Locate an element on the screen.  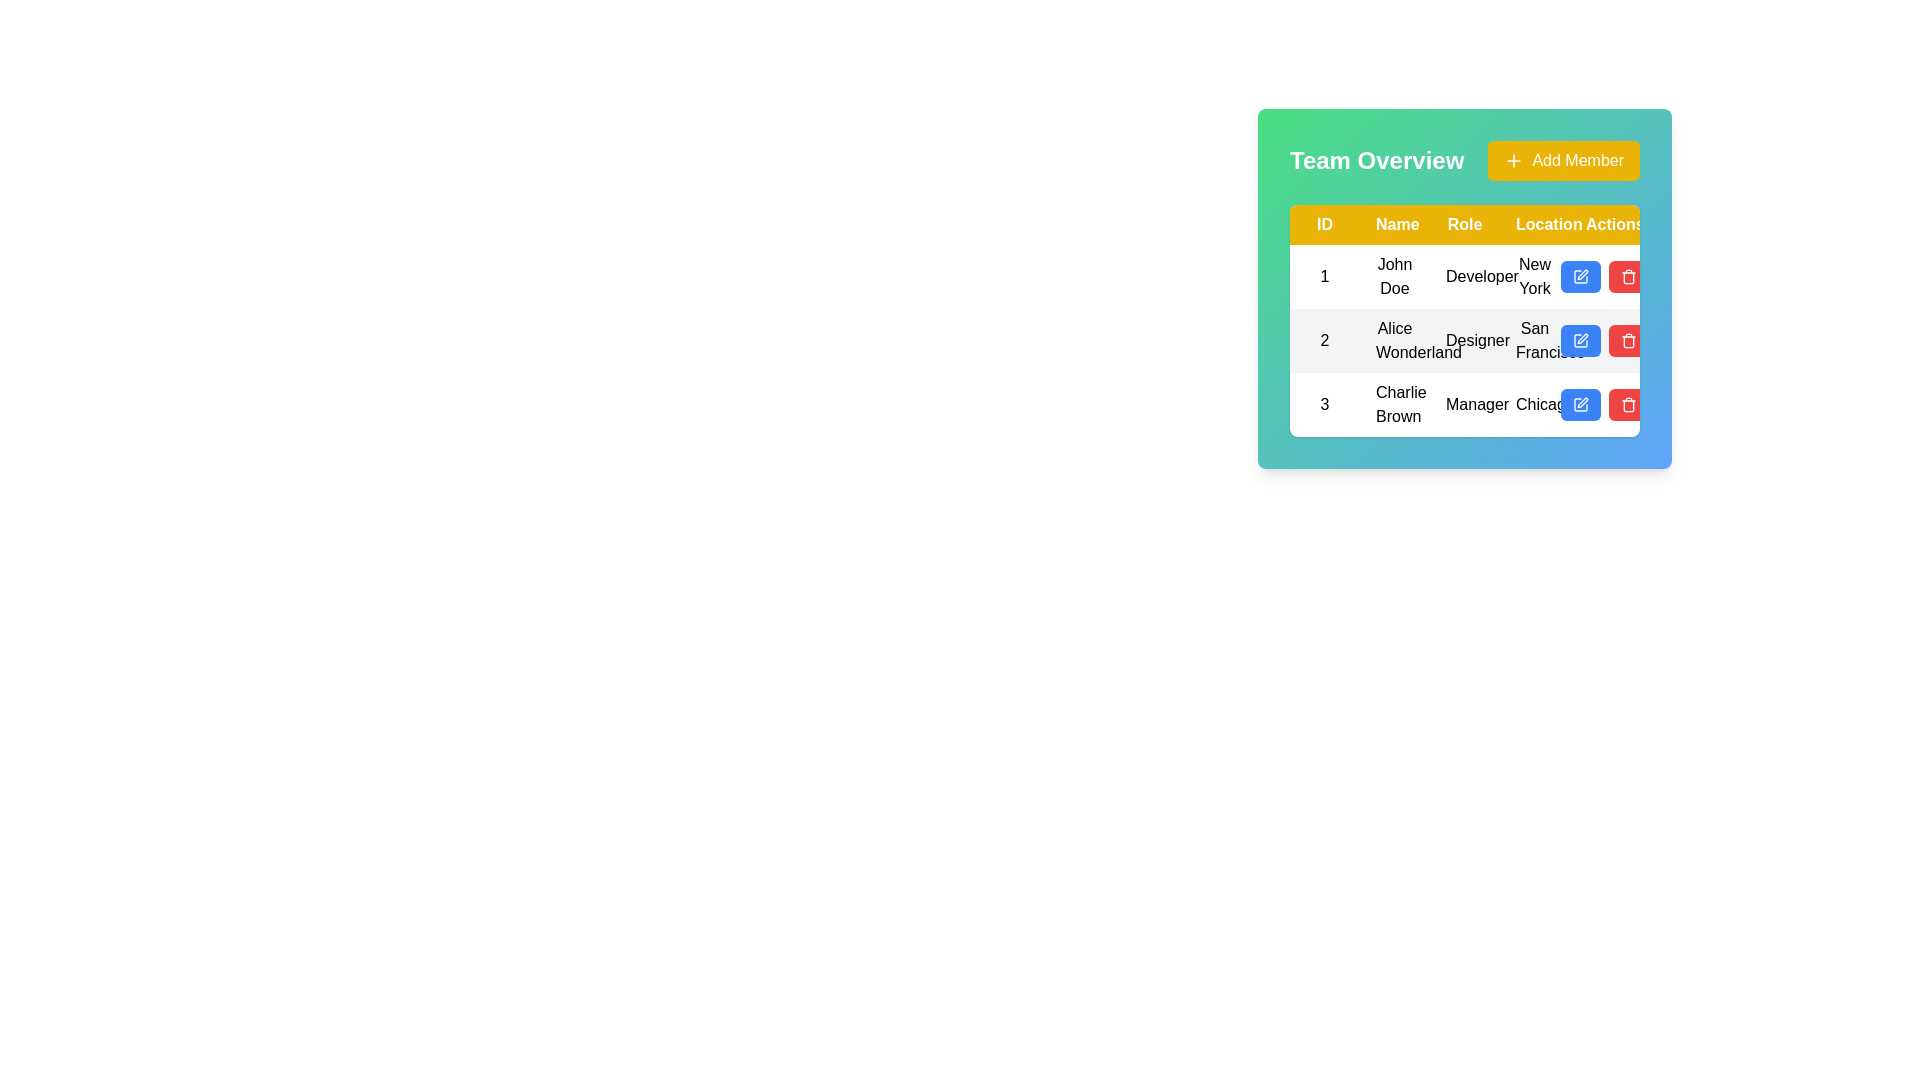
the 'Actions' text label, which is the last column title in a table with a yellow header background, located in the top row of the table is located at coordinates (1604, 224).